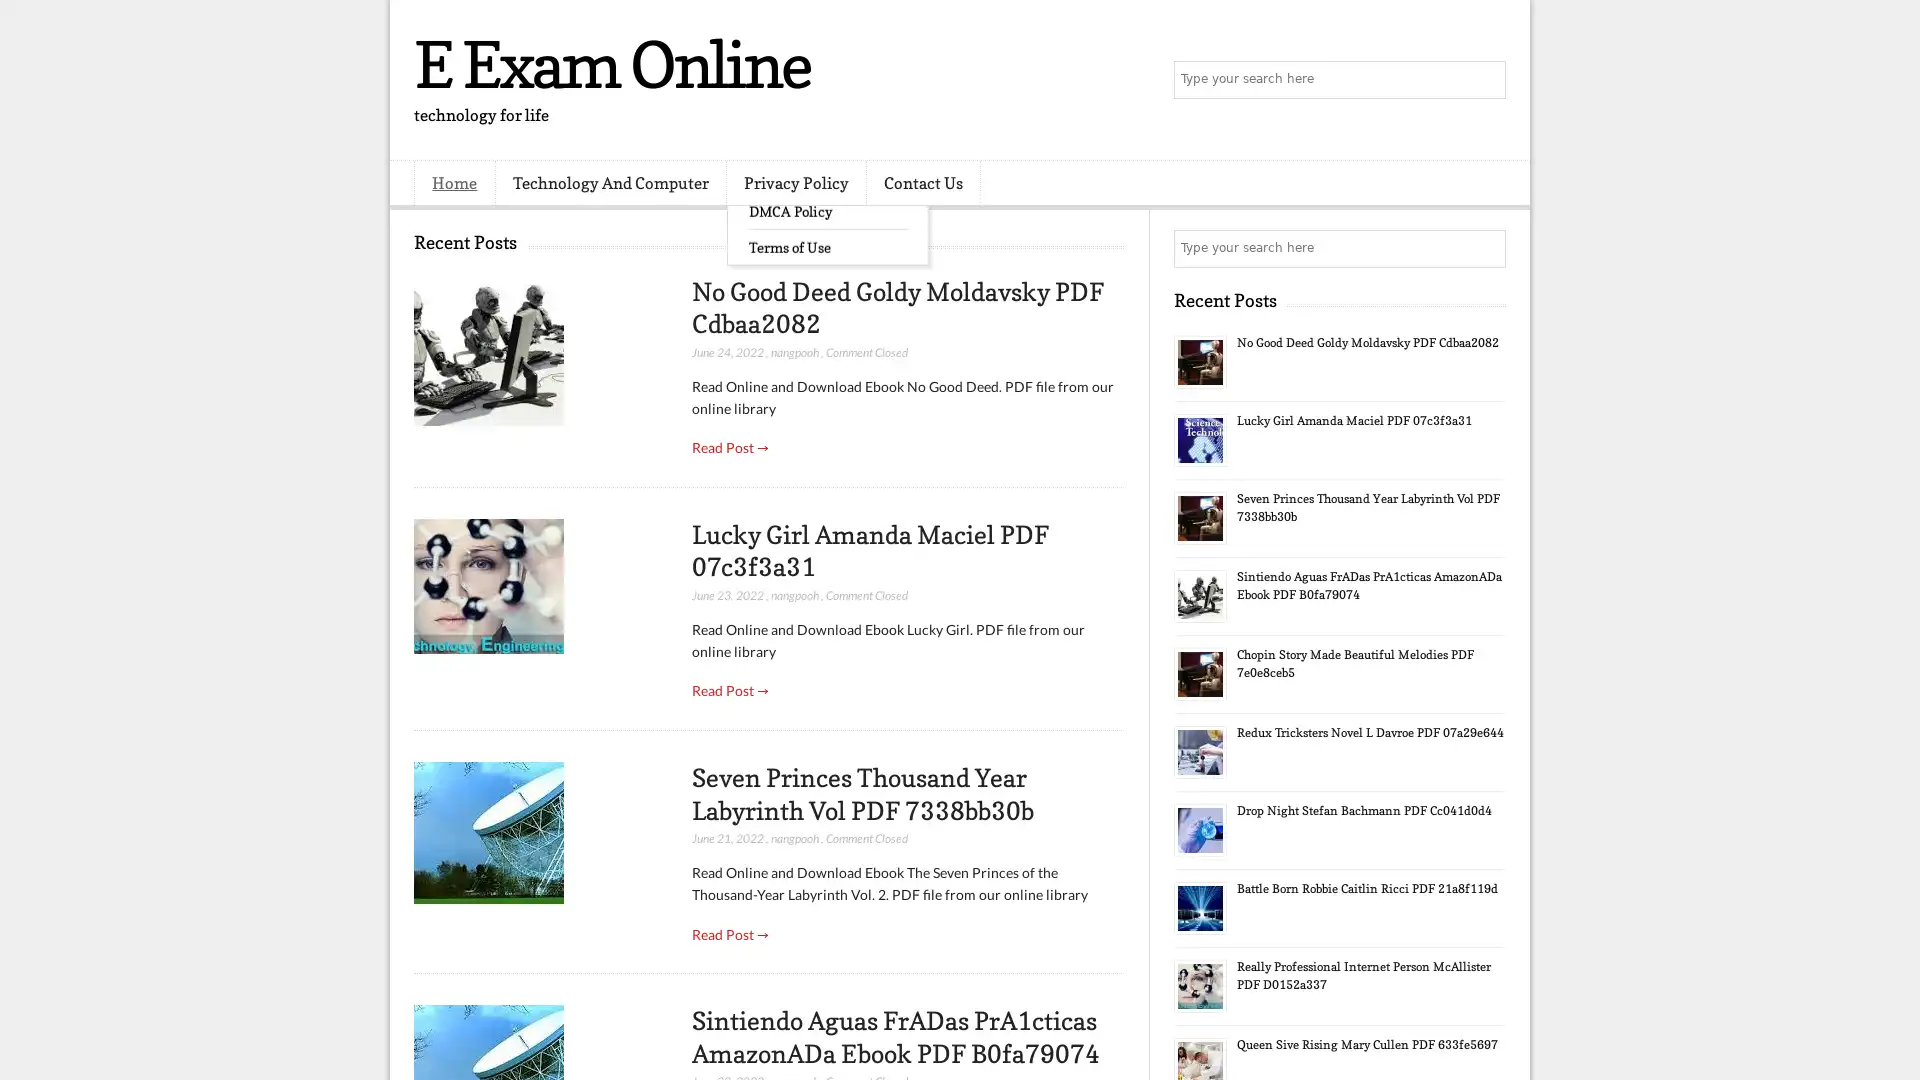 Image resolution: width=1920 pixels, height=1080 pixels. What do you see at coordinates (1485, 80) in the screenshot?
I see `Search` at bounding box center [1485, 80].